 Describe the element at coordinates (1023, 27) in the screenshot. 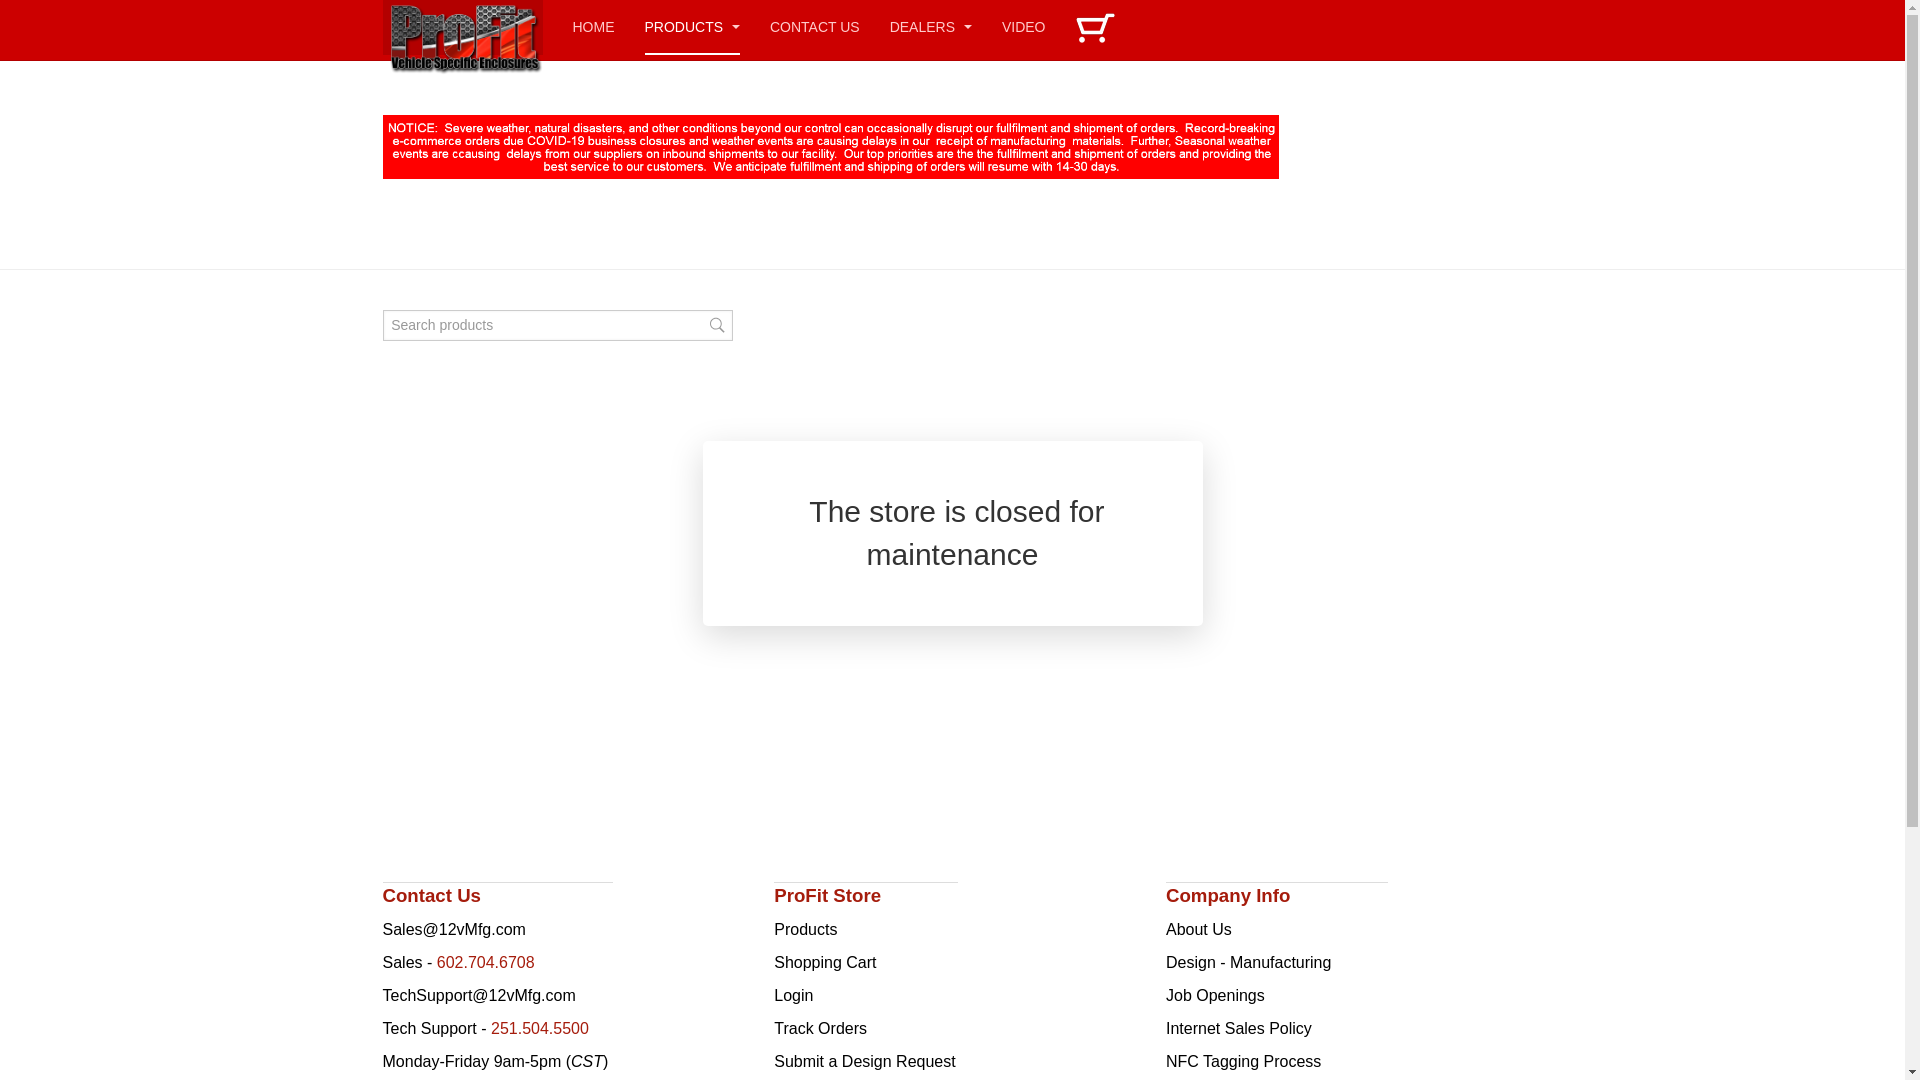

I see `'VIDEO'` at that location.